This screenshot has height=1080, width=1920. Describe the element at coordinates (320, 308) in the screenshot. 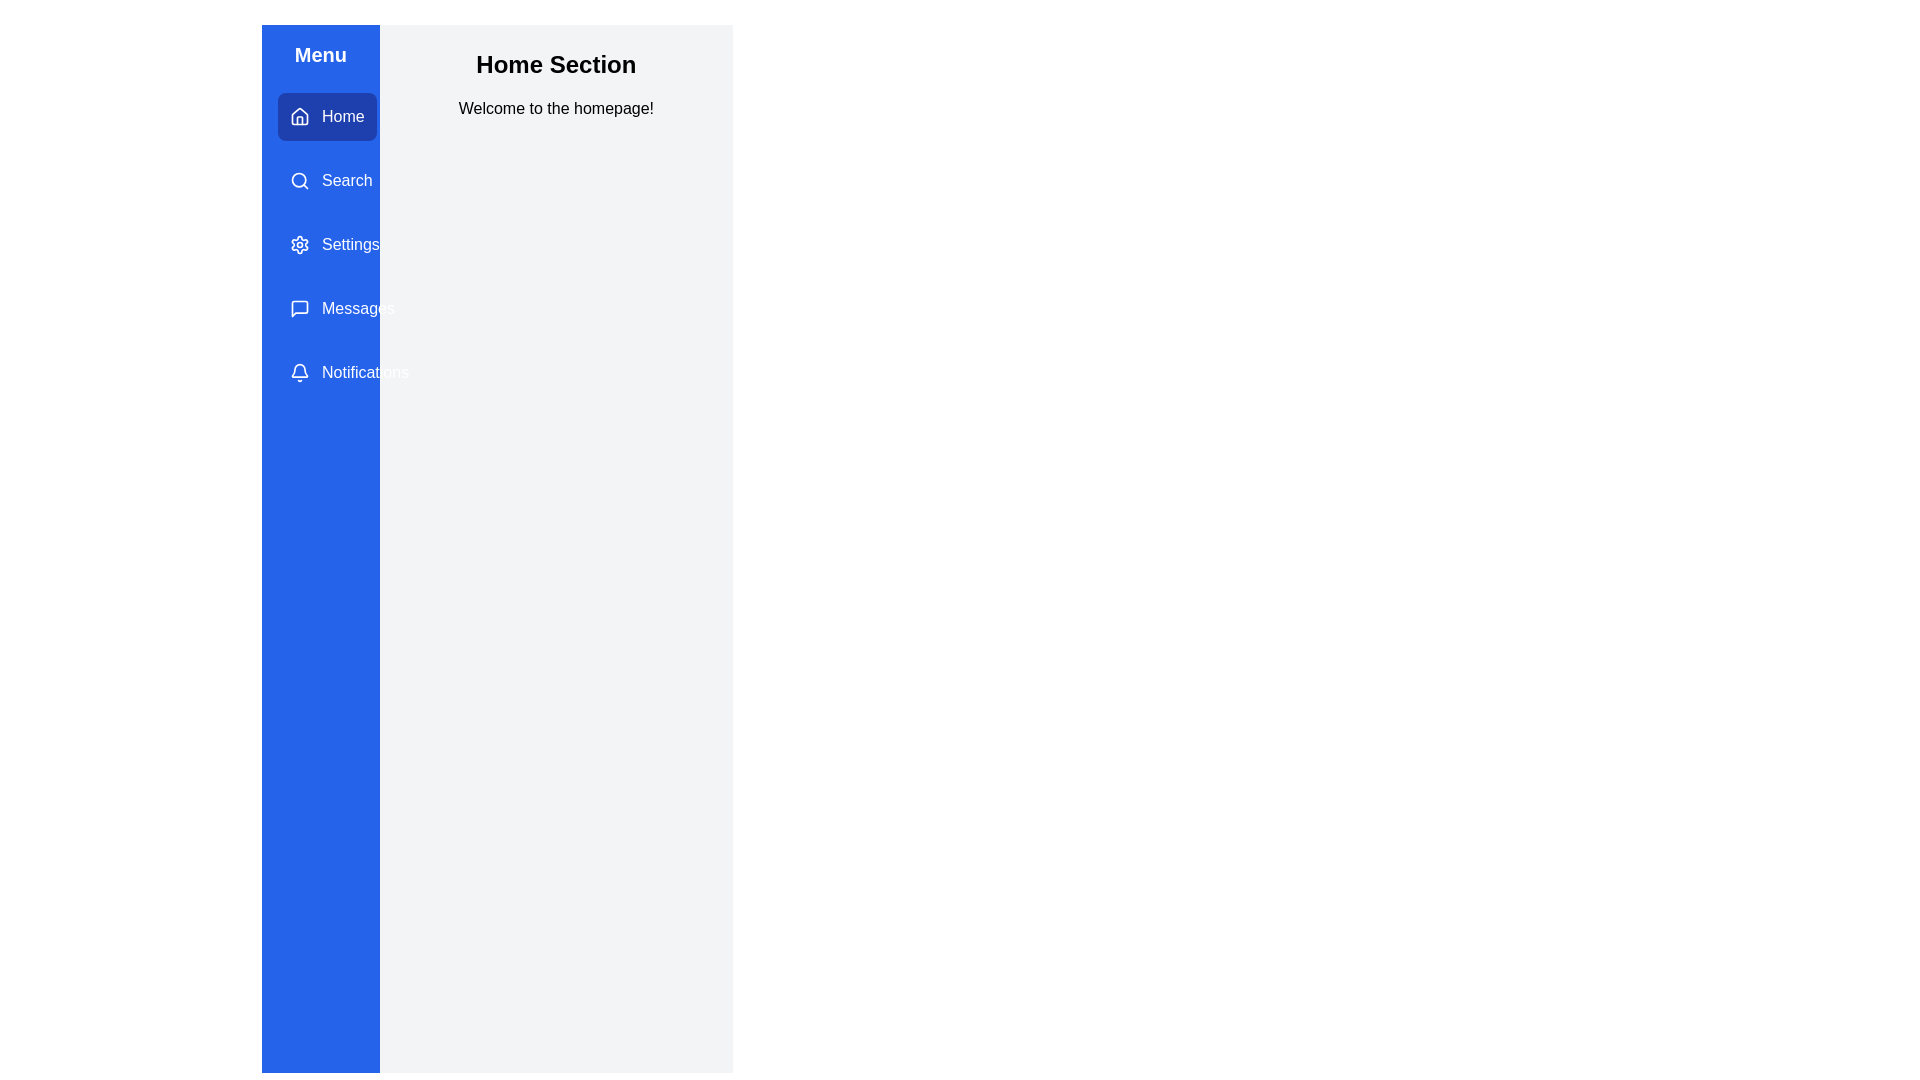

I see `the 'Messages' menu item in the vertical navigation bar, which has a speech bubble icon and is located below 'Settings' and above 'Notifications'` at that location.